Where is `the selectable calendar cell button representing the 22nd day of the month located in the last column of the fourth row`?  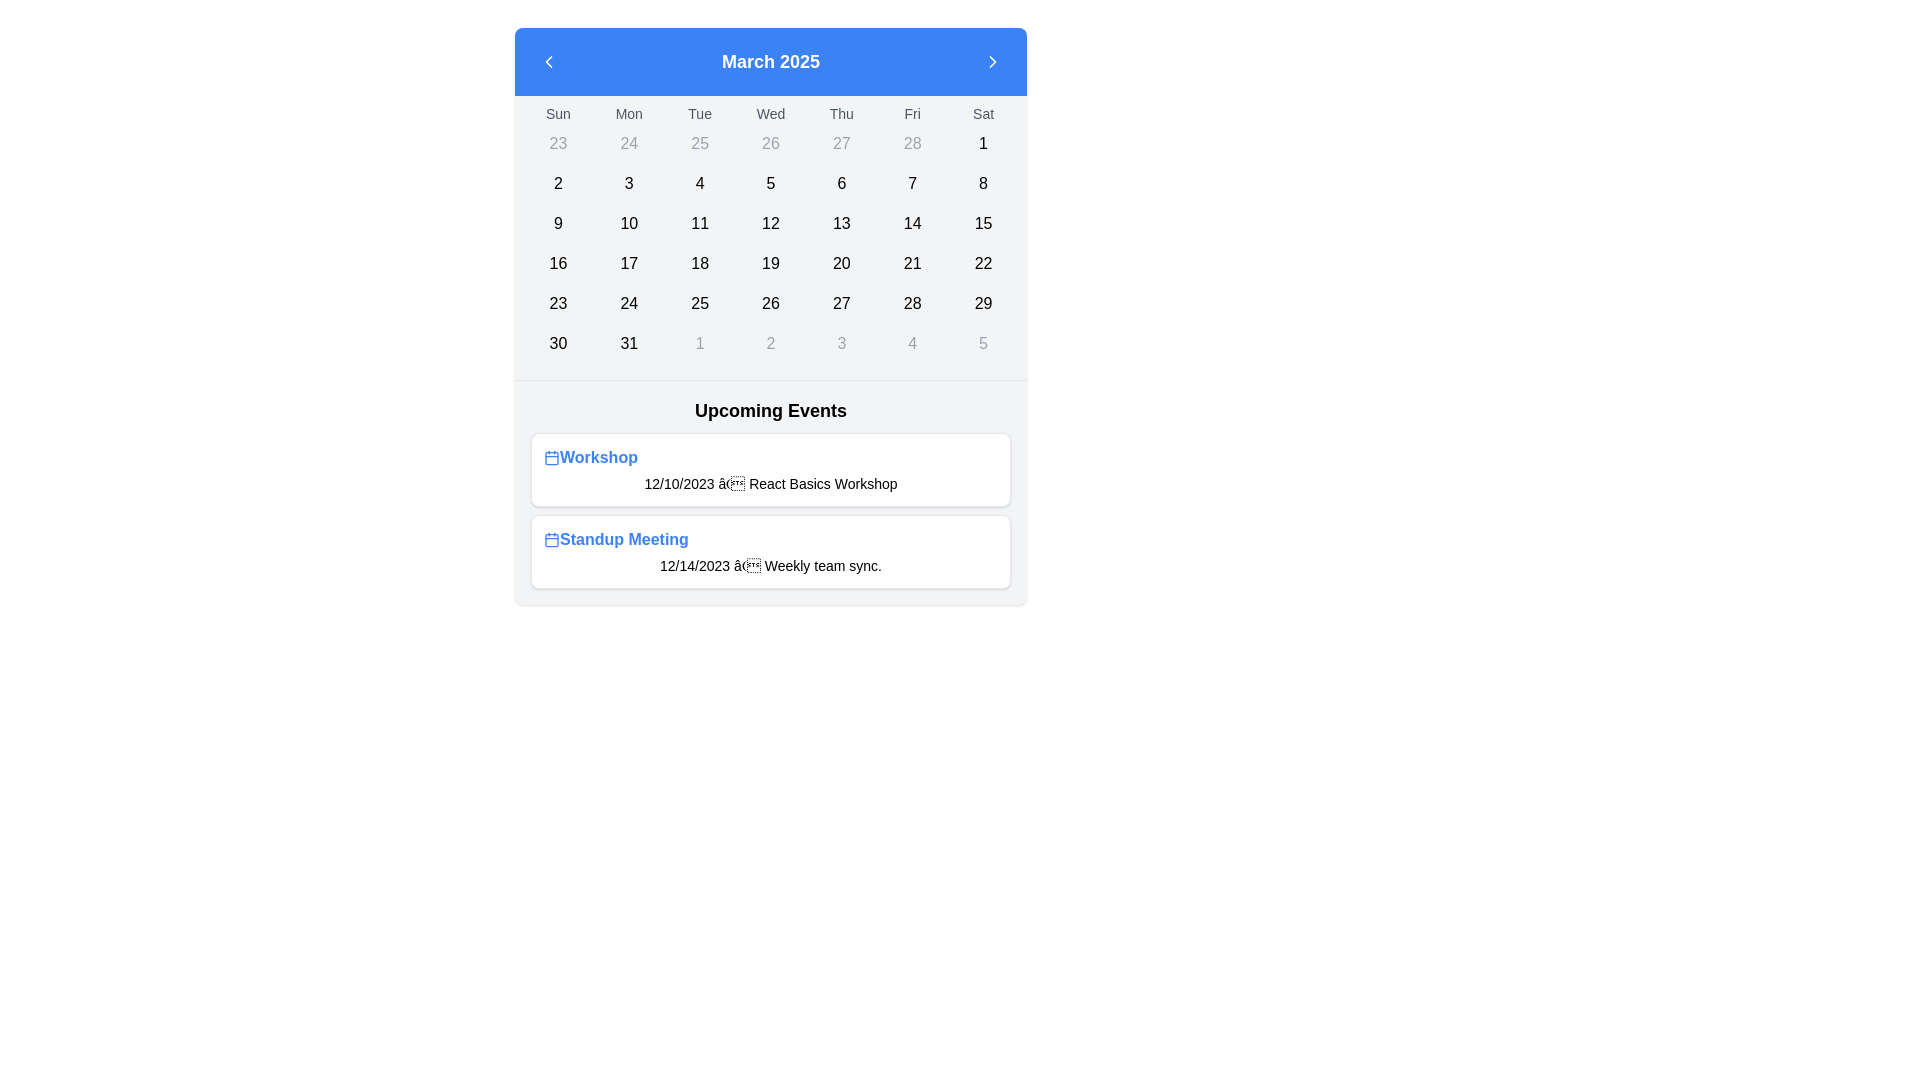 the selectable calendar cell button representing the 22nd day of the month located in the last column of the fourth row is located at coordinates (983, 262).